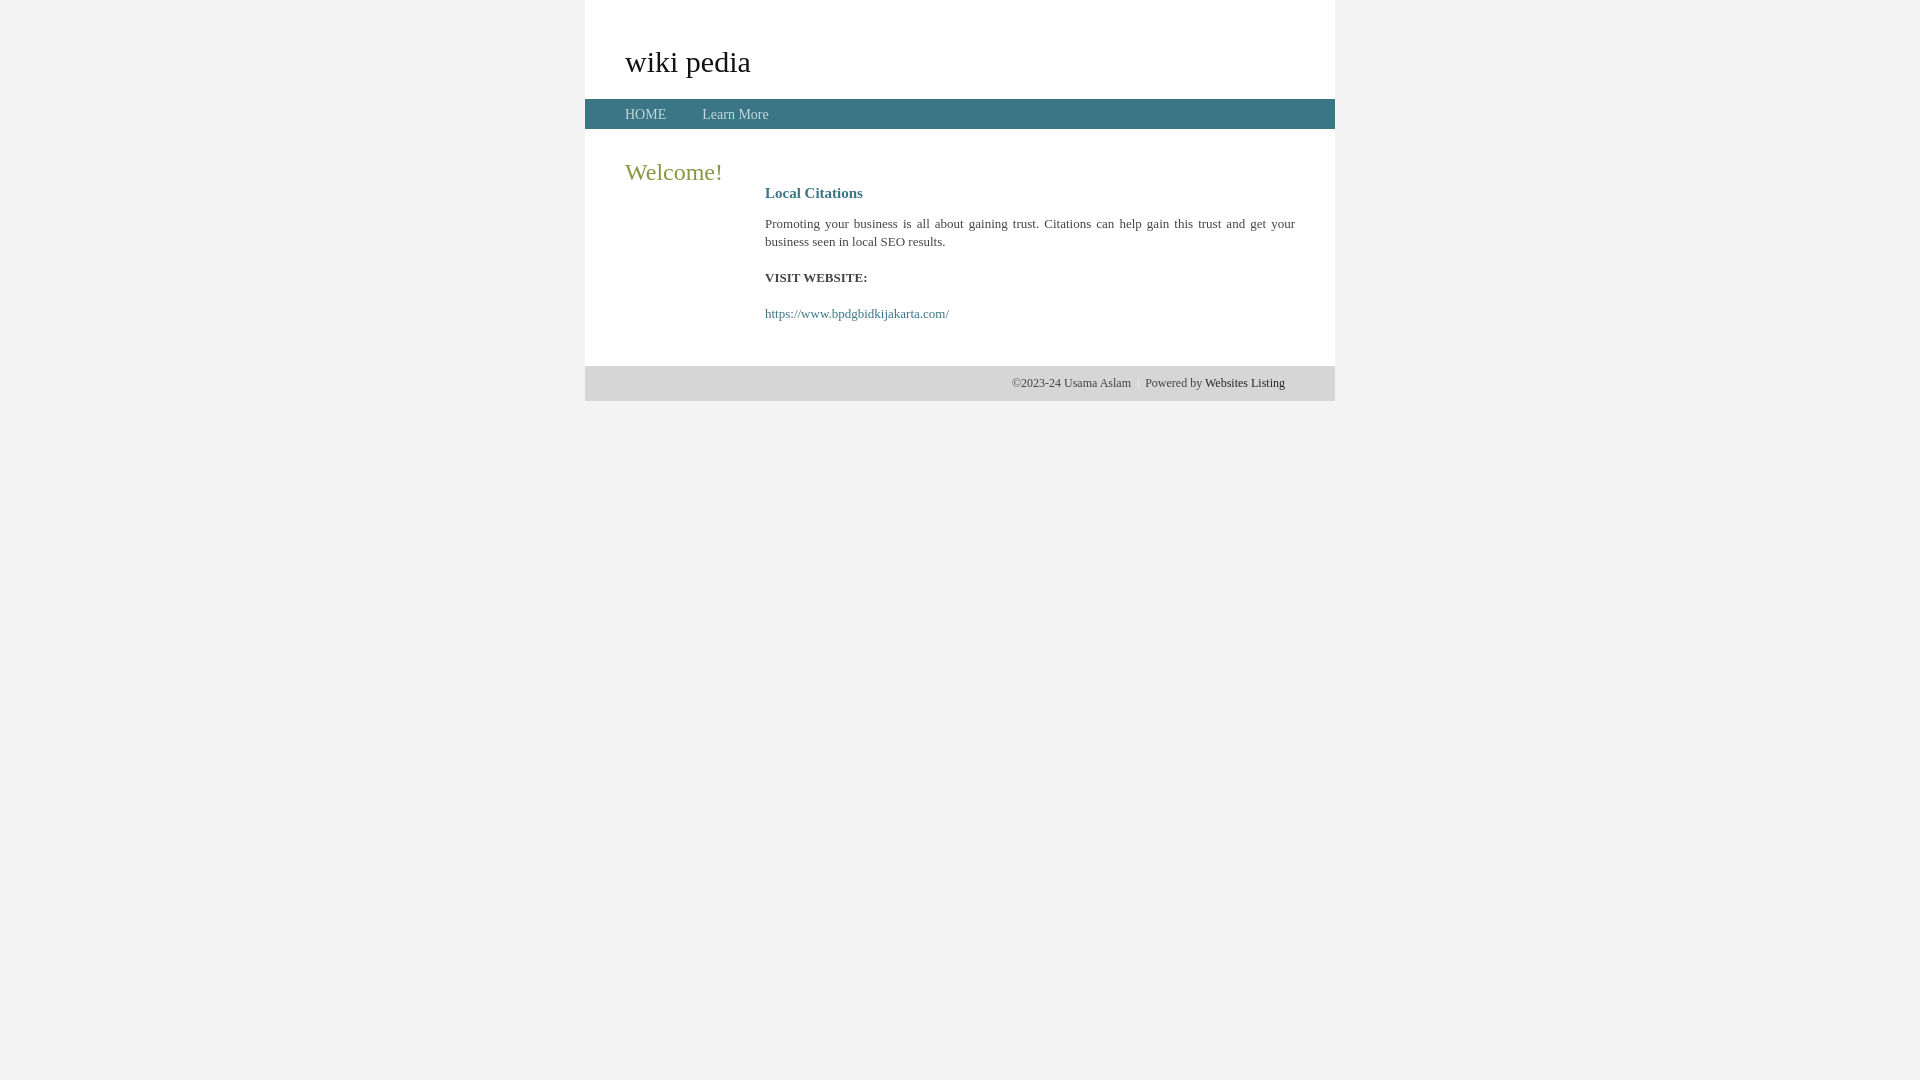 This screenshot has height=1080, width=1920. What do you see at coordinates (687, 60) in the screenshot?
I see `'wiki pedia'` at bounding box center [687, 60].